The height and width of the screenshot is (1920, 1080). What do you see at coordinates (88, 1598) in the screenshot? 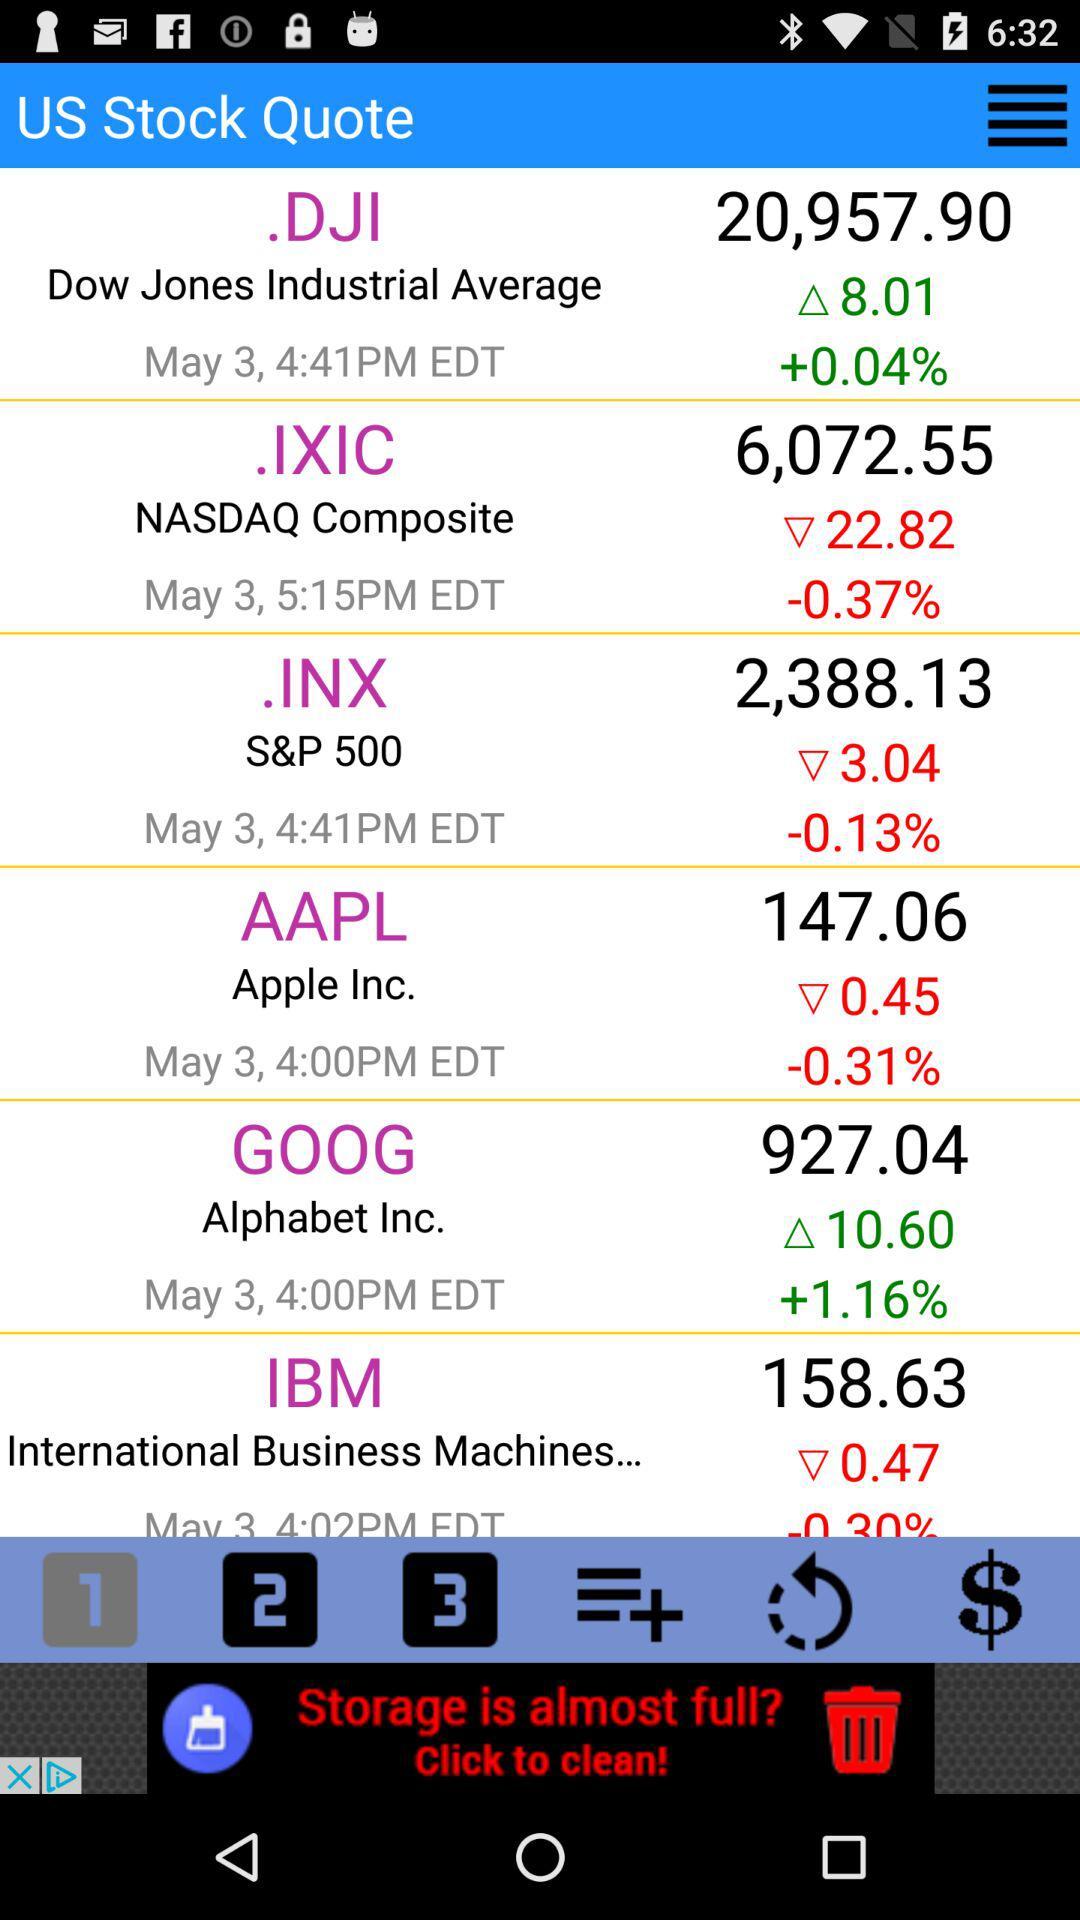
I see `quote` at bounding box center [88, 1598].